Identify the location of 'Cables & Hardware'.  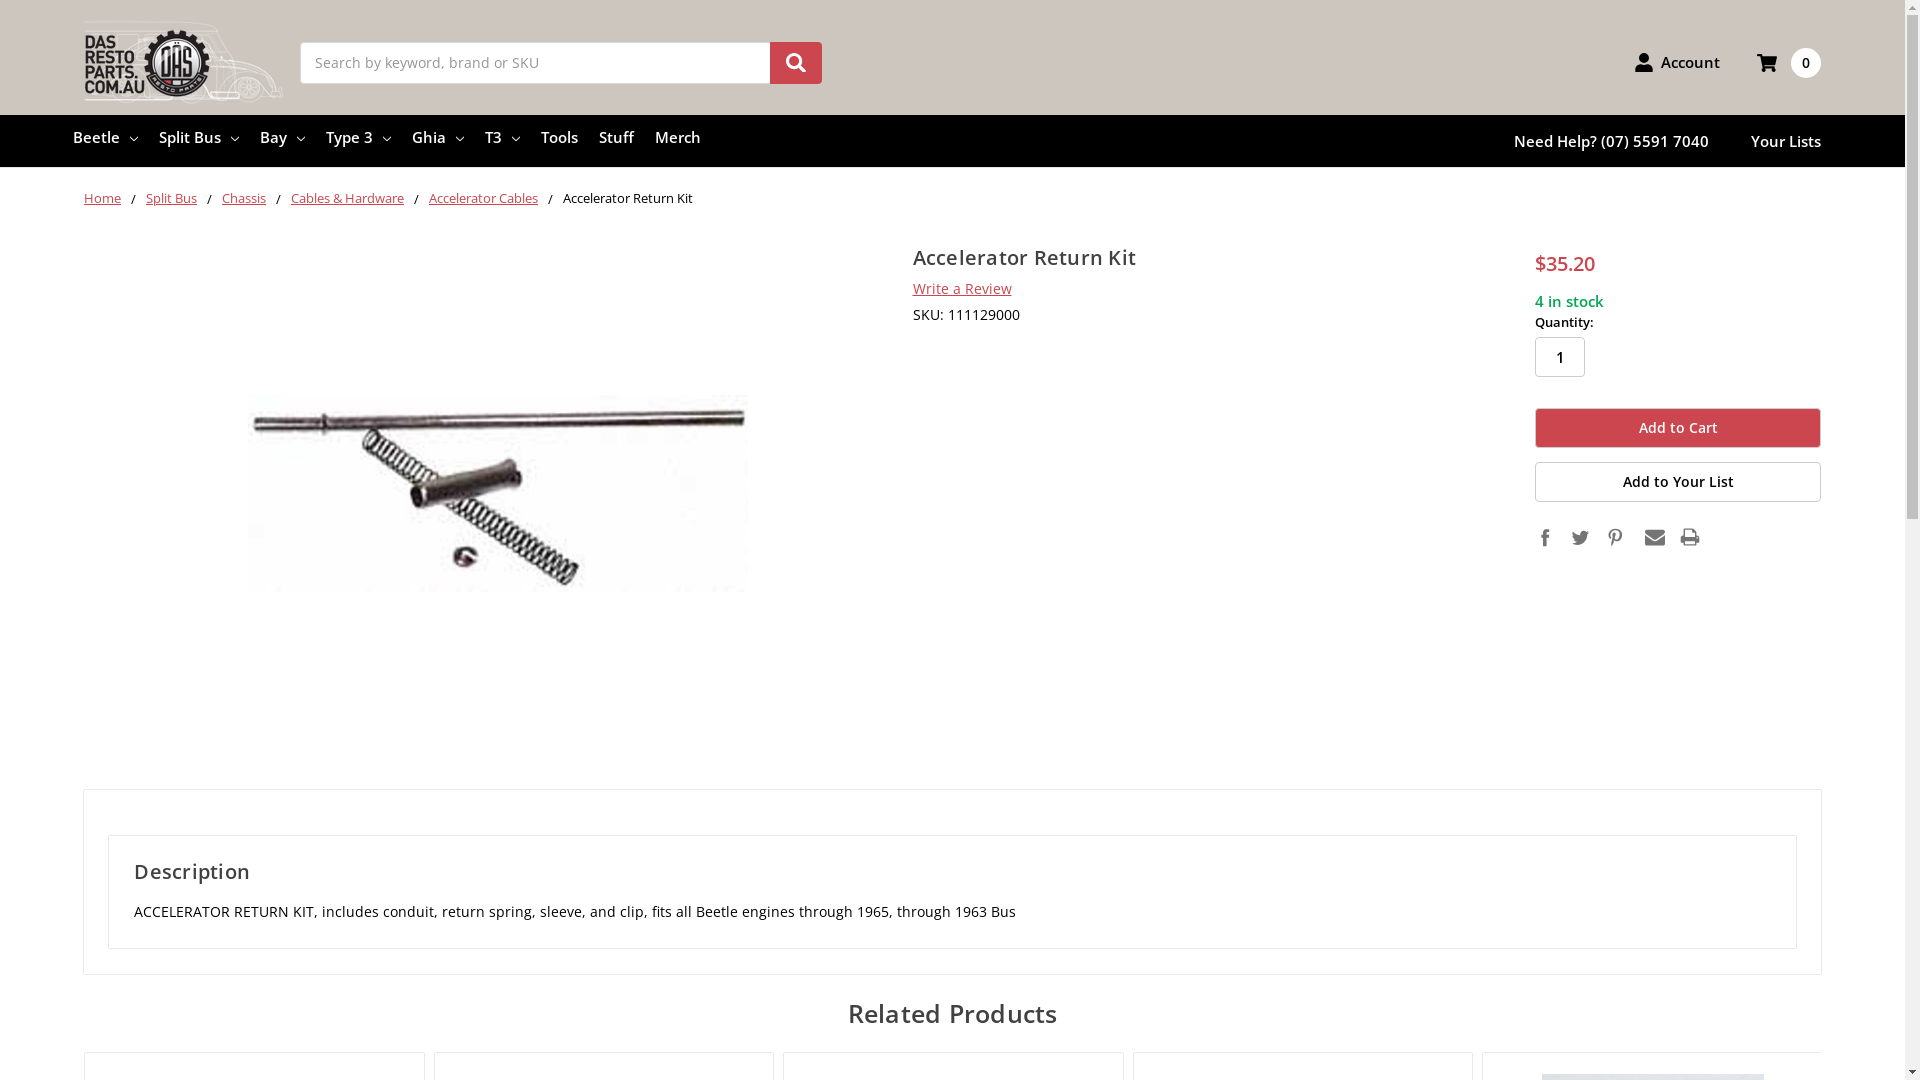
(347, 197).